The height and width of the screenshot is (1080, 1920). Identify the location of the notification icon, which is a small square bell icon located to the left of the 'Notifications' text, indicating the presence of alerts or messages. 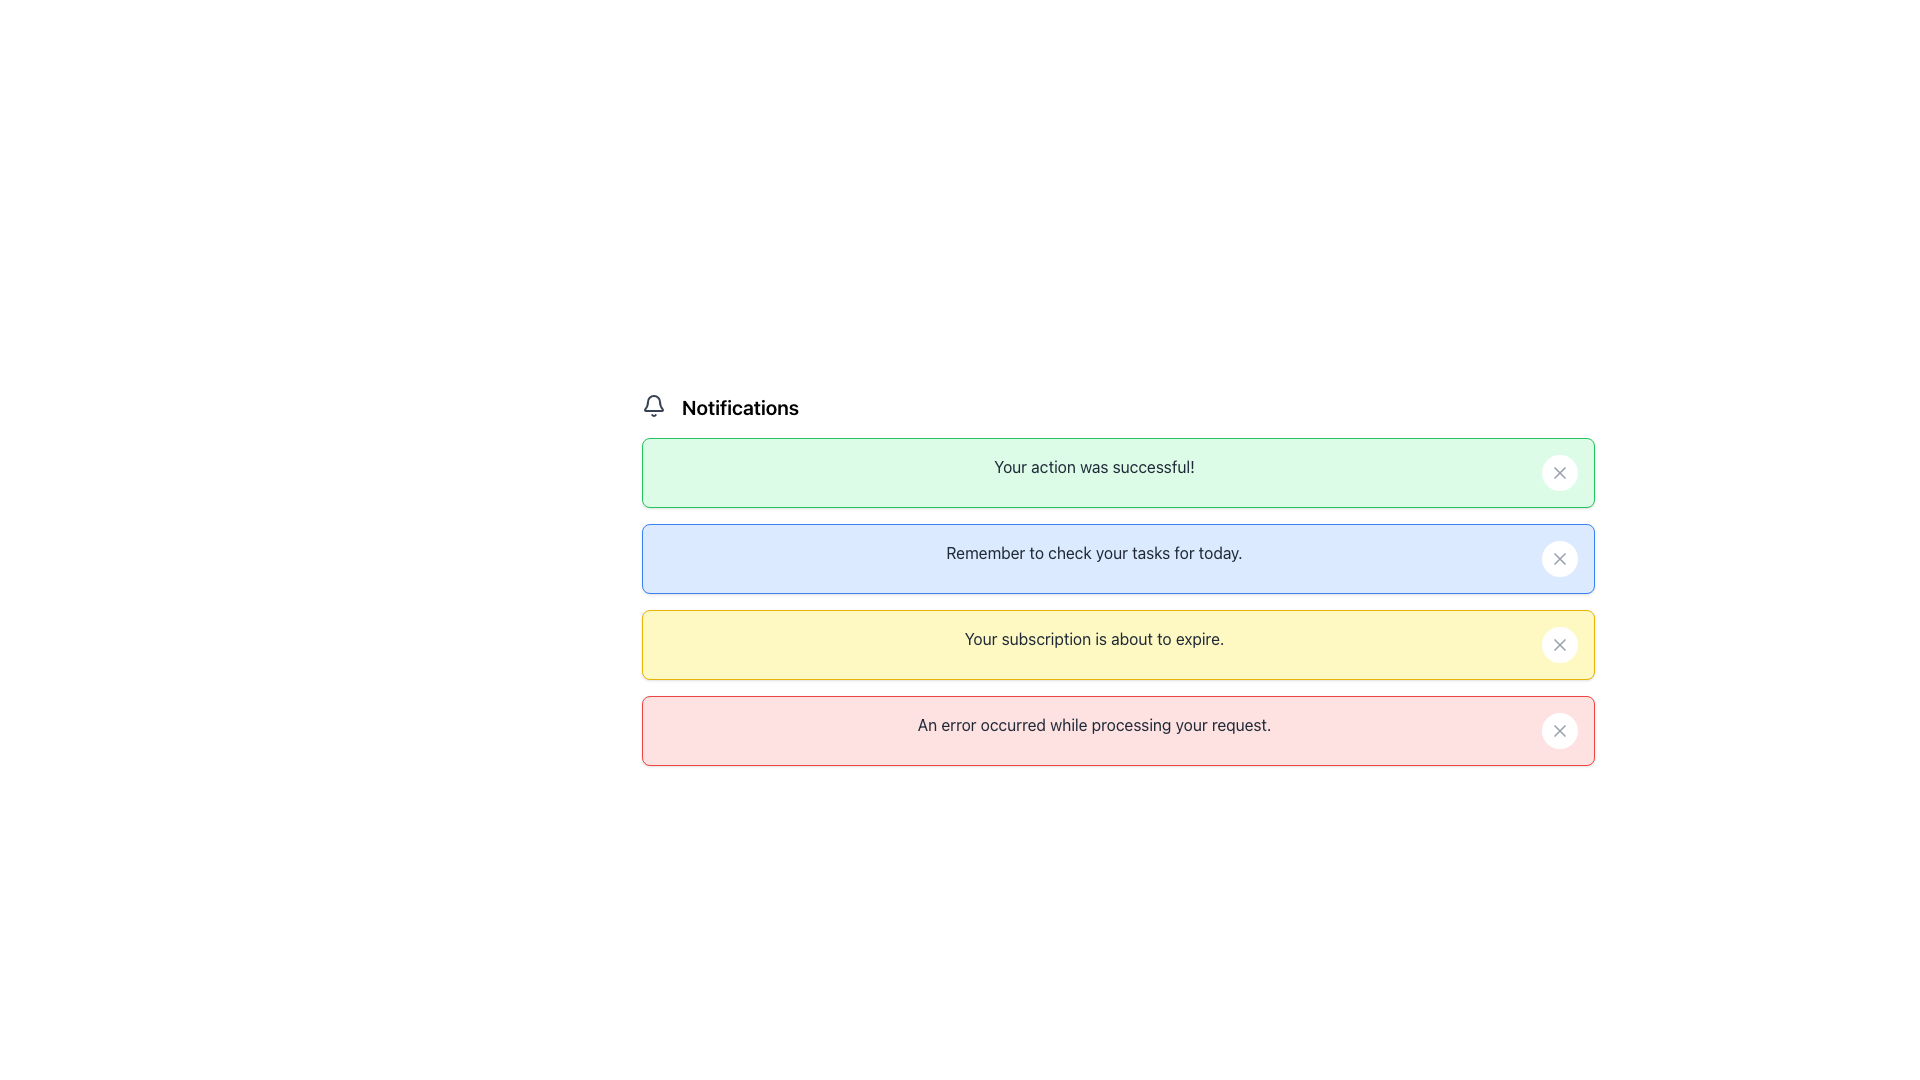
(653, 405).